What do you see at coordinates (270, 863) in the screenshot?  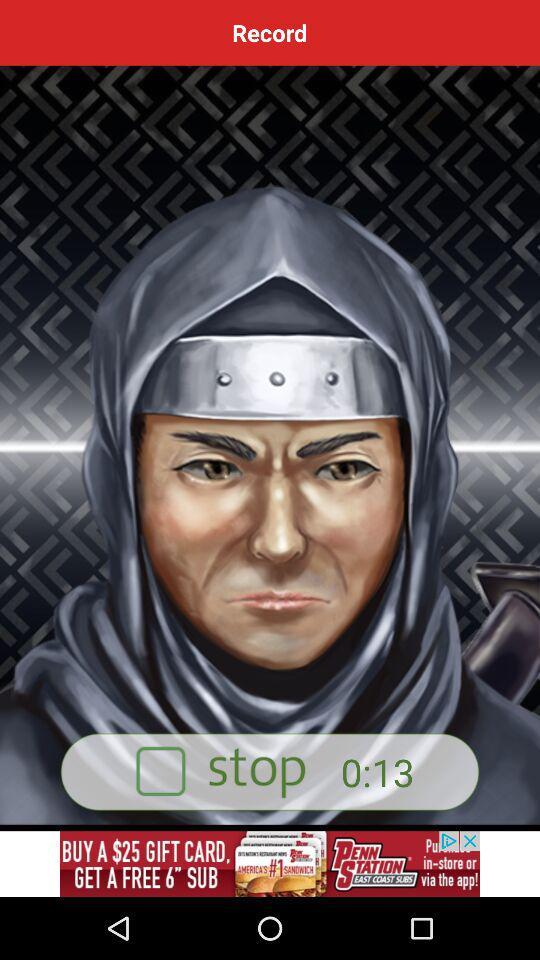 I see `open advertisement` at bounding box center [270, 863].